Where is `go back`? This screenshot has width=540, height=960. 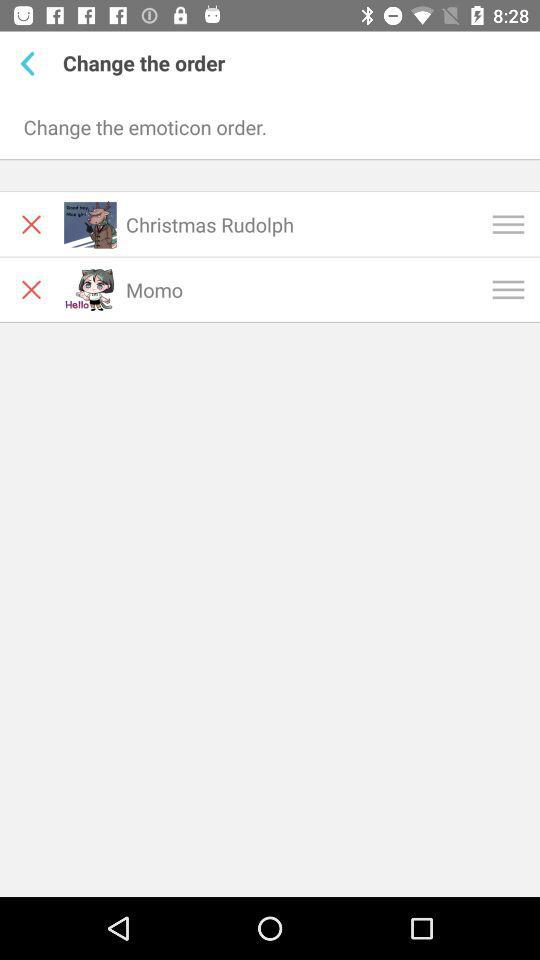 go back is located at coordinates (30, 63).